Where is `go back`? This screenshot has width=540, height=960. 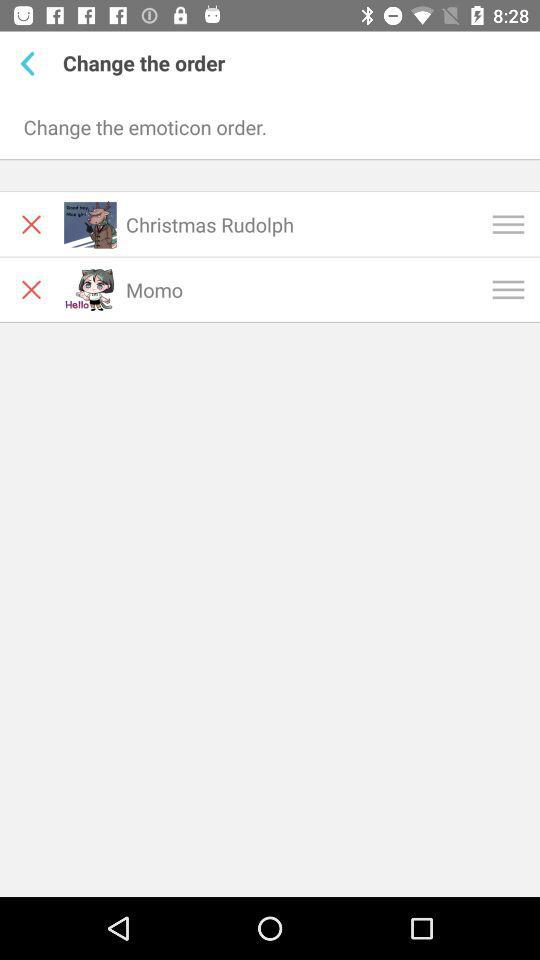 go back is located at coordinates (30, 63).